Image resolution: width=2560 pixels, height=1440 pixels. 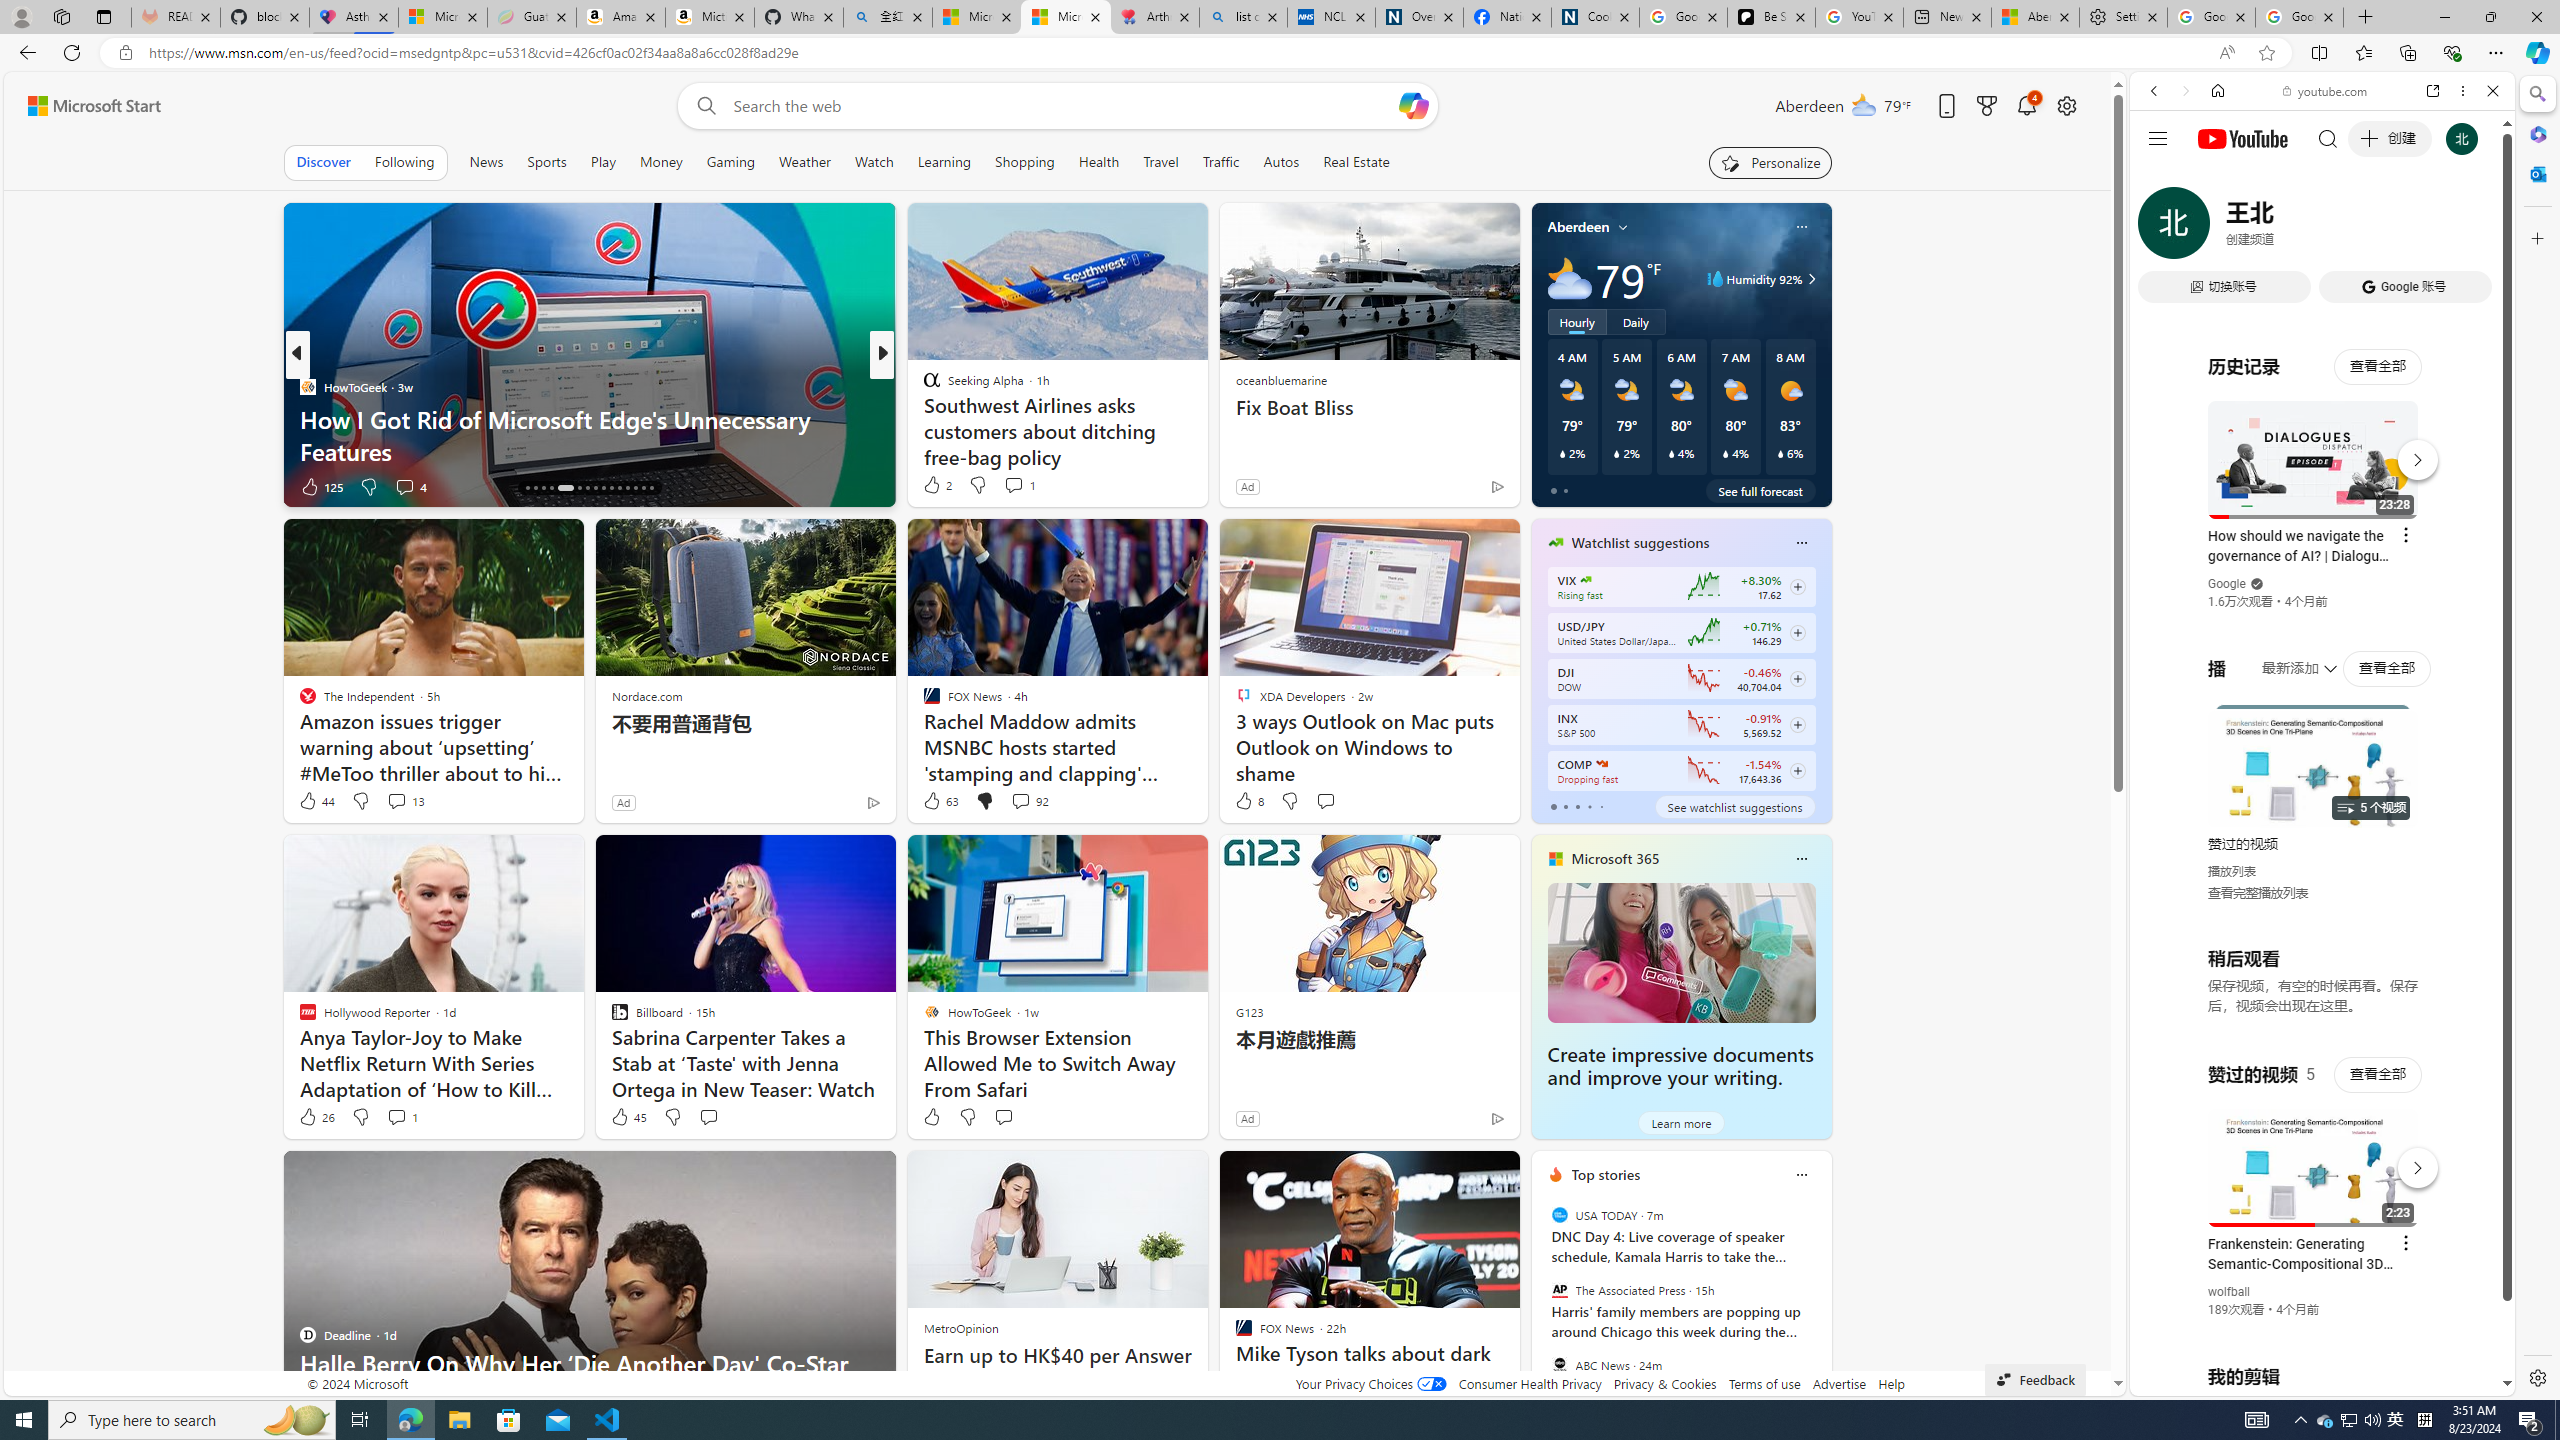 I want to click on 'Daily', so click(x=1634, y=321).